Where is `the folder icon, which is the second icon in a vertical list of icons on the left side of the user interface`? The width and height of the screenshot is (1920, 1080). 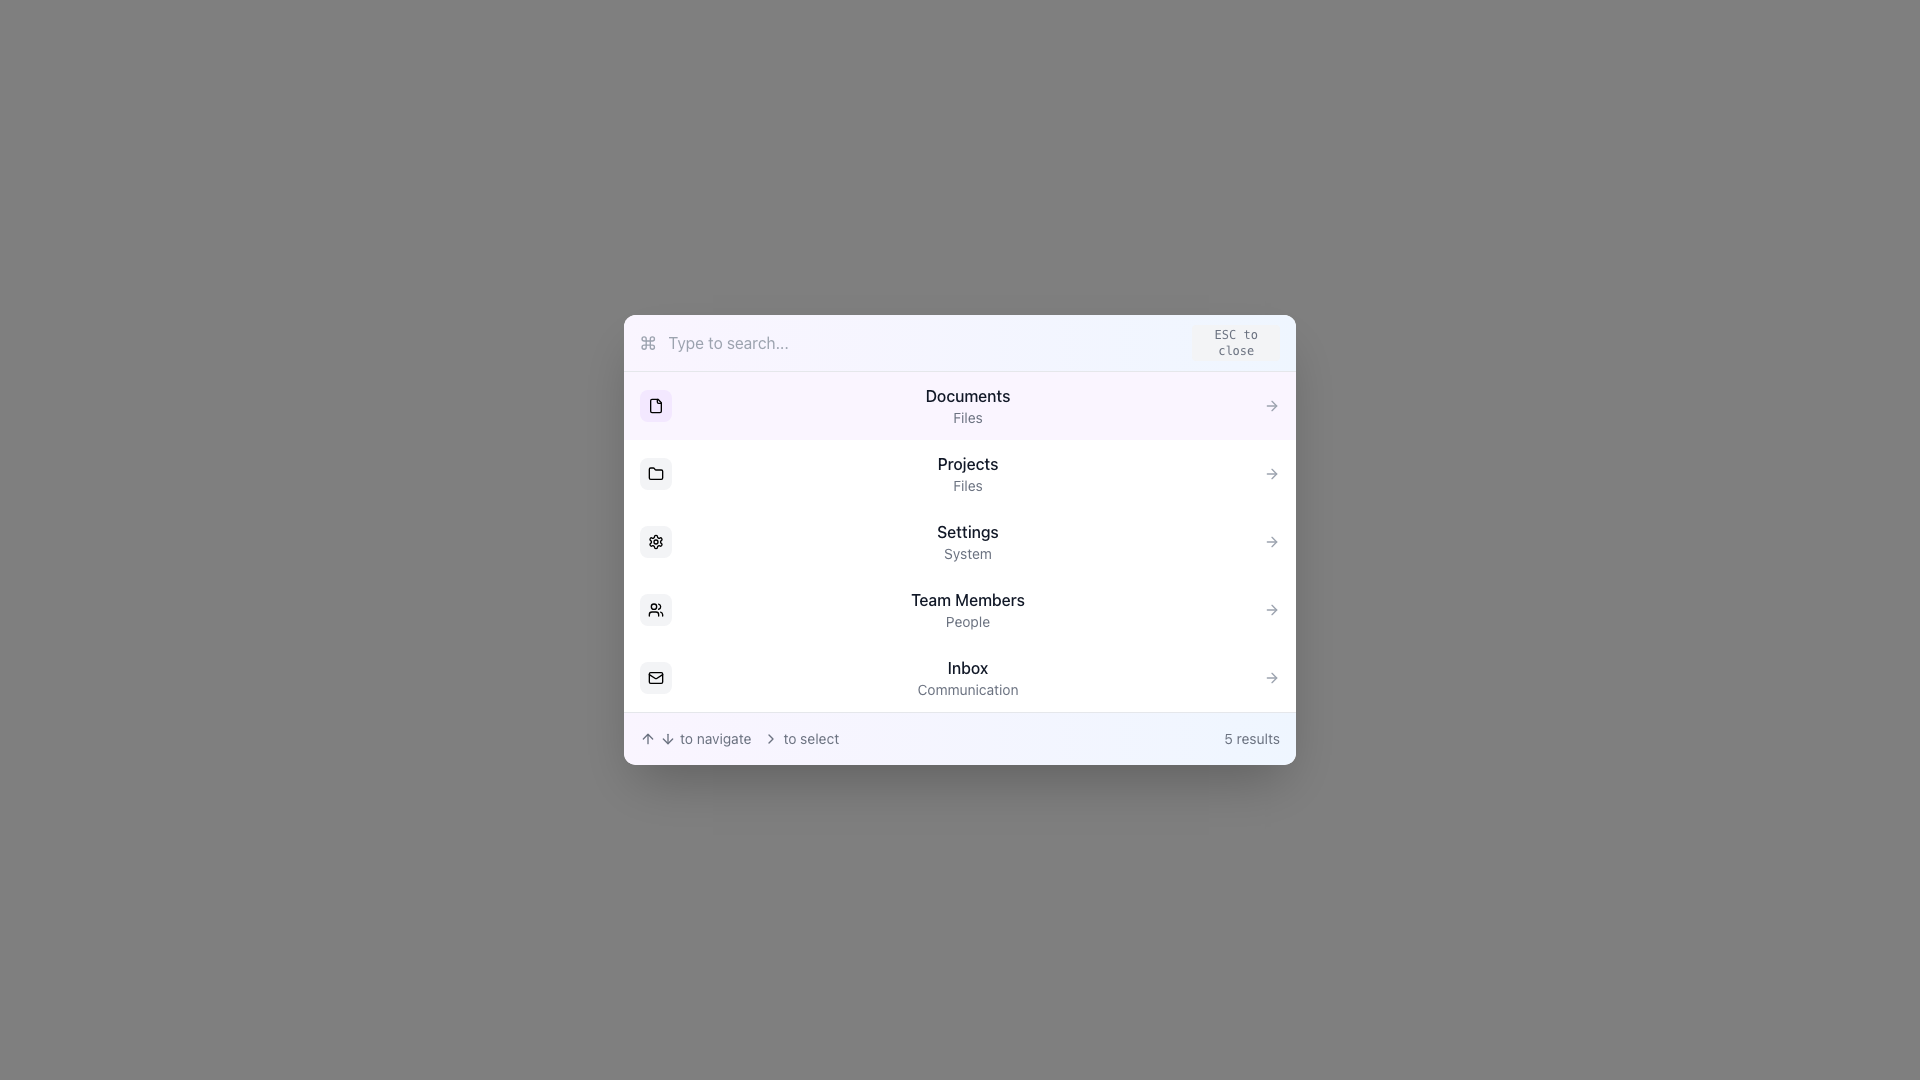 the folder icon, which is the second icon in a vertical list of icons on the left side of the user interface is located at coordinates (656, 473).